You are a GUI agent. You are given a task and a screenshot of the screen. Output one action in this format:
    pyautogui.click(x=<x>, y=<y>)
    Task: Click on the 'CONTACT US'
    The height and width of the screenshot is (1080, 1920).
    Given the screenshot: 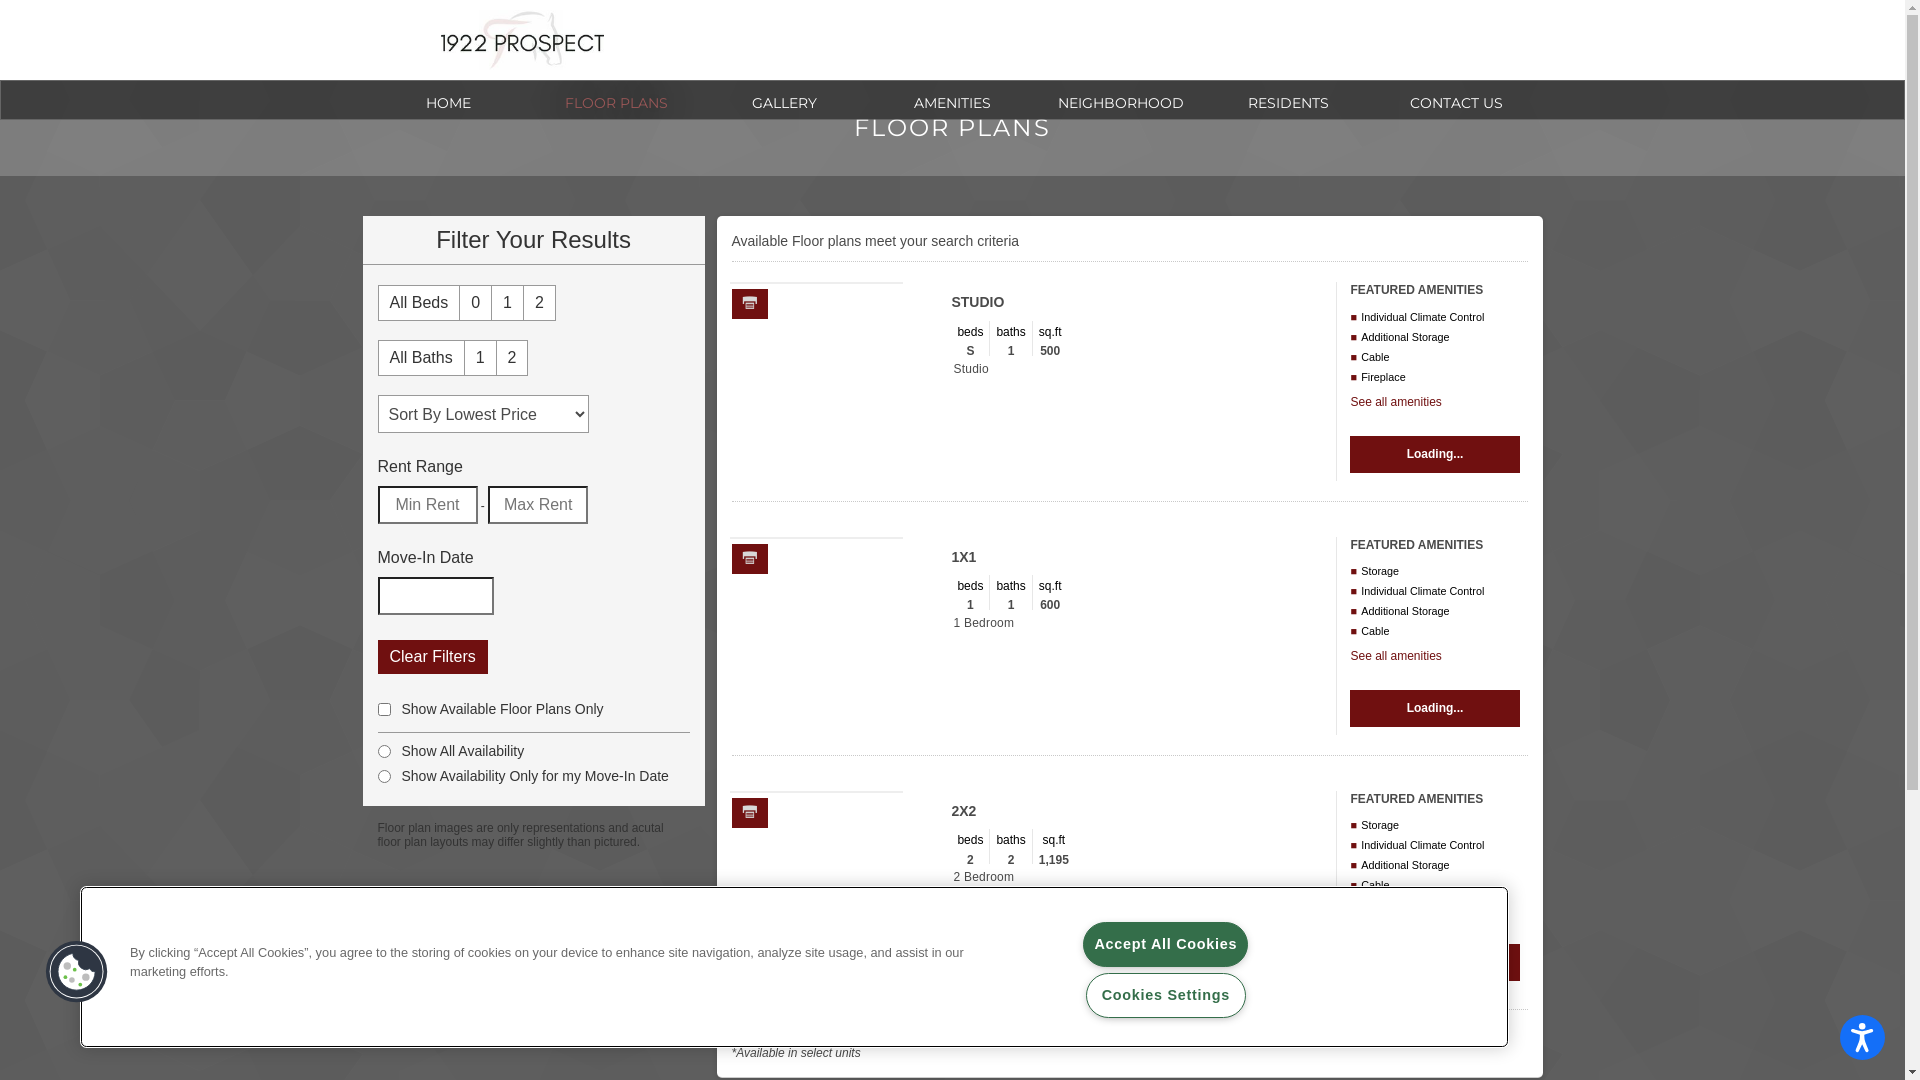 What is the action you would take?
    pyautogui.click(x=1371, y=100)
    